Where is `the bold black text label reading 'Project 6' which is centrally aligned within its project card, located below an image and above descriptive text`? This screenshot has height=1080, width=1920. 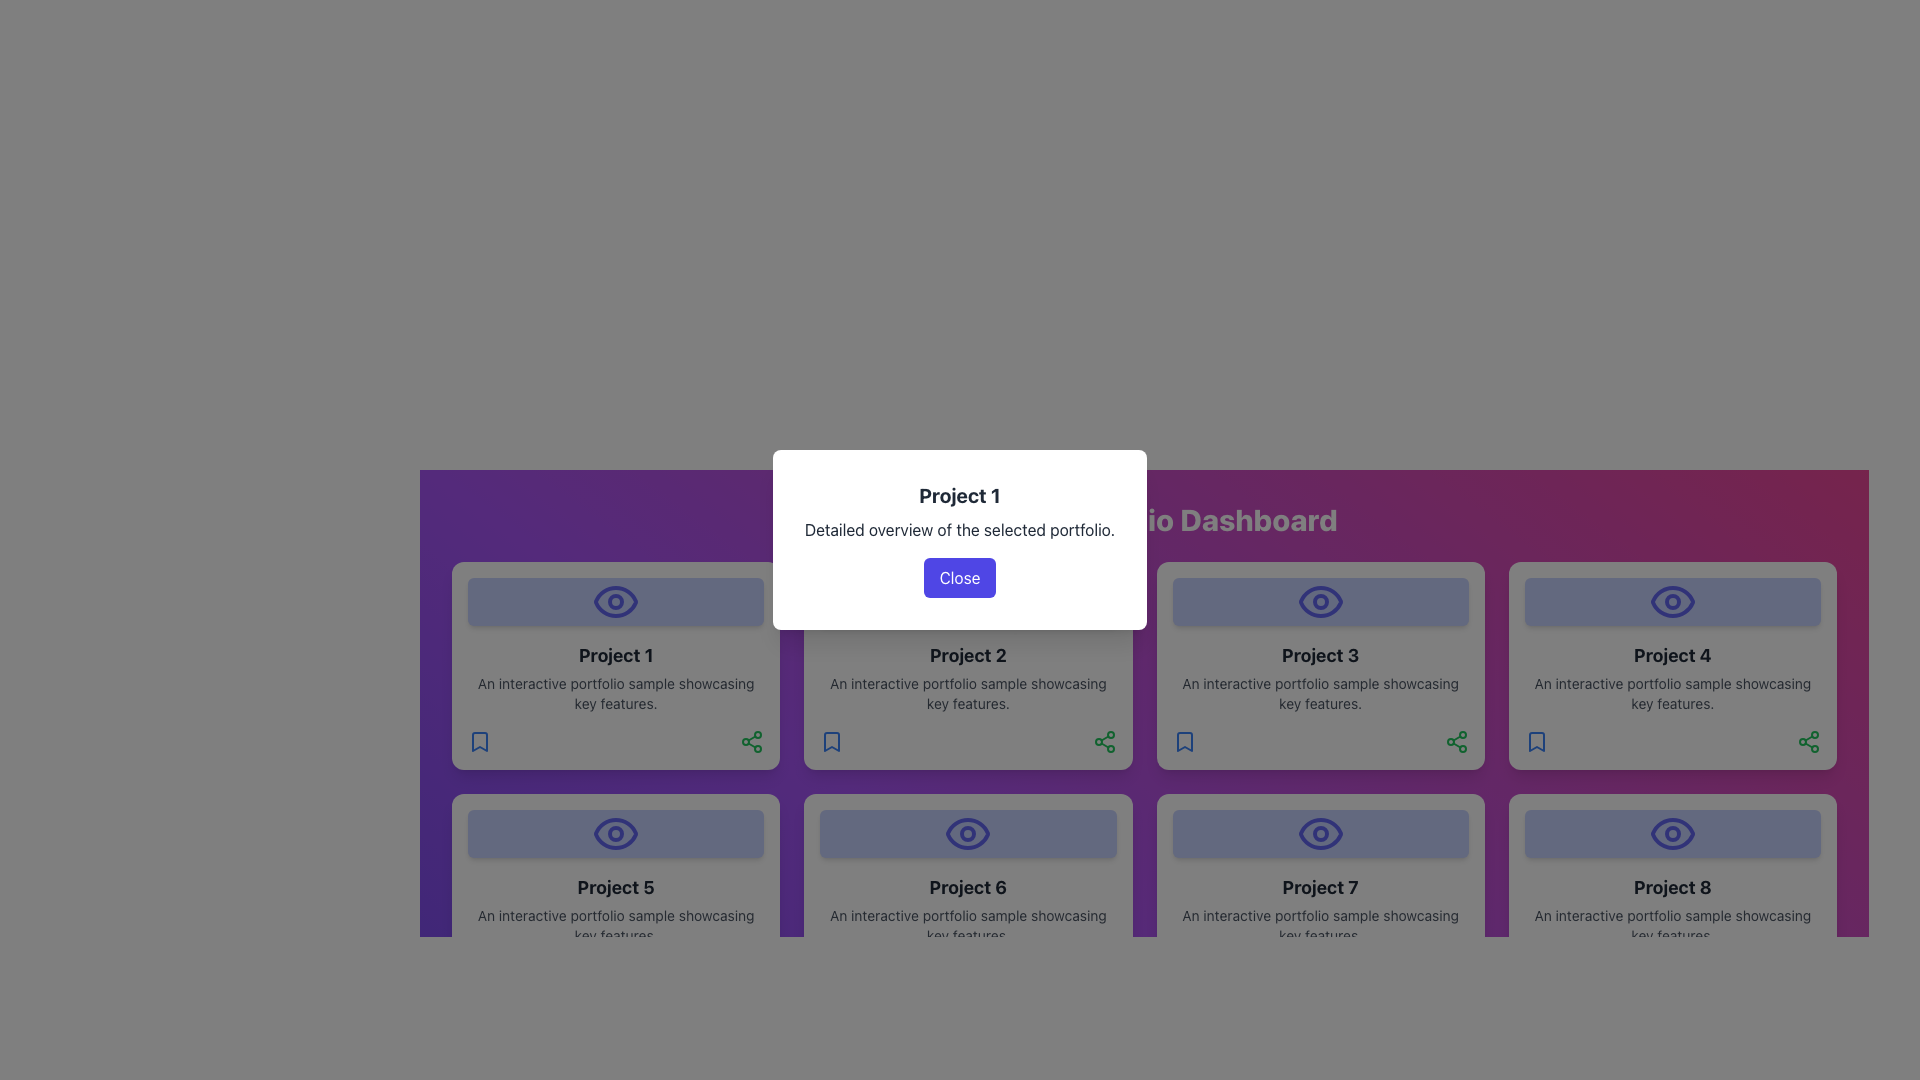 the bold black text label reading 'Project 6' which is centrally aligned within its project card, located below an image and above descriptive text is located at coordinates (968, 886).